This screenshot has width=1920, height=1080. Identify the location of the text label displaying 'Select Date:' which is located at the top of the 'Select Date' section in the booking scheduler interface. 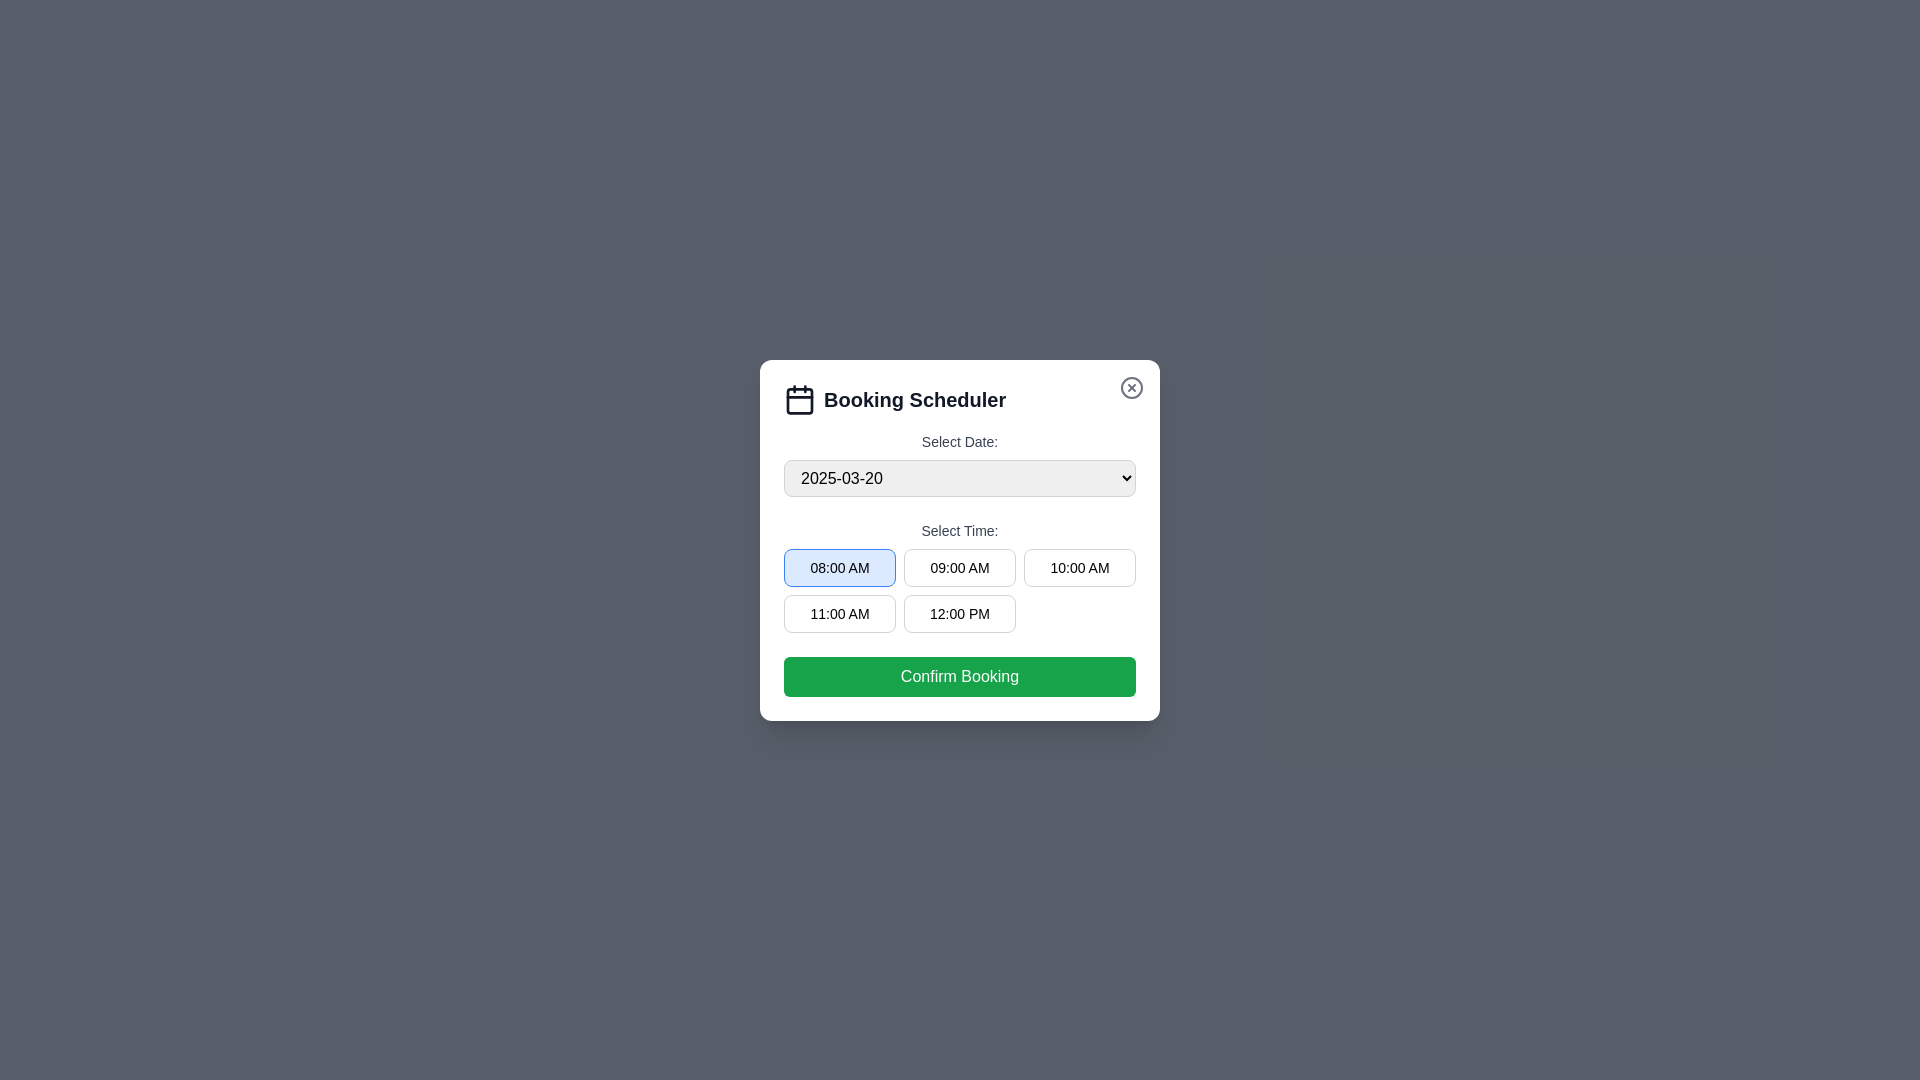
(960, 439).